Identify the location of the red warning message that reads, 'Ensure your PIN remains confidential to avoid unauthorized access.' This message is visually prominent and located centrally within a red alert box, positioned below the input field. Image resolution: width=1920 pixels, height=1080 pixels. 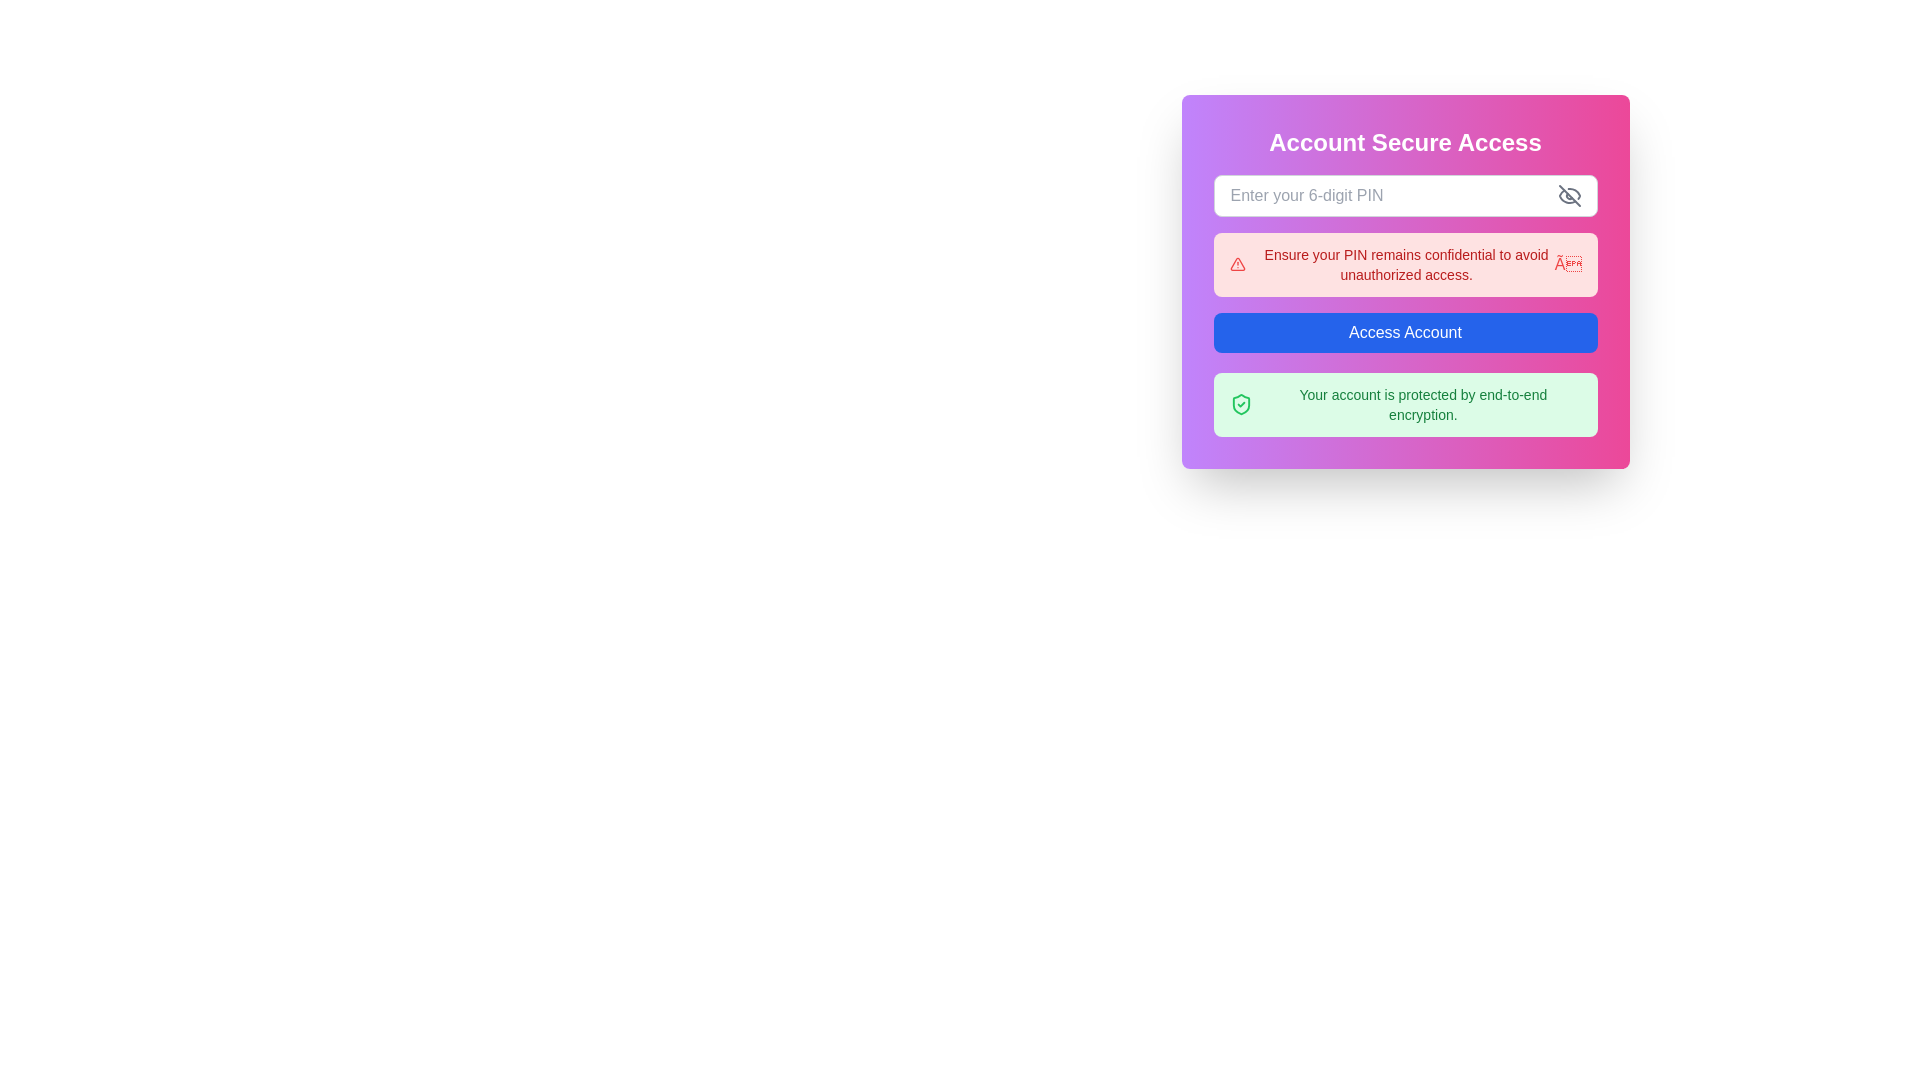
(1405, 264).